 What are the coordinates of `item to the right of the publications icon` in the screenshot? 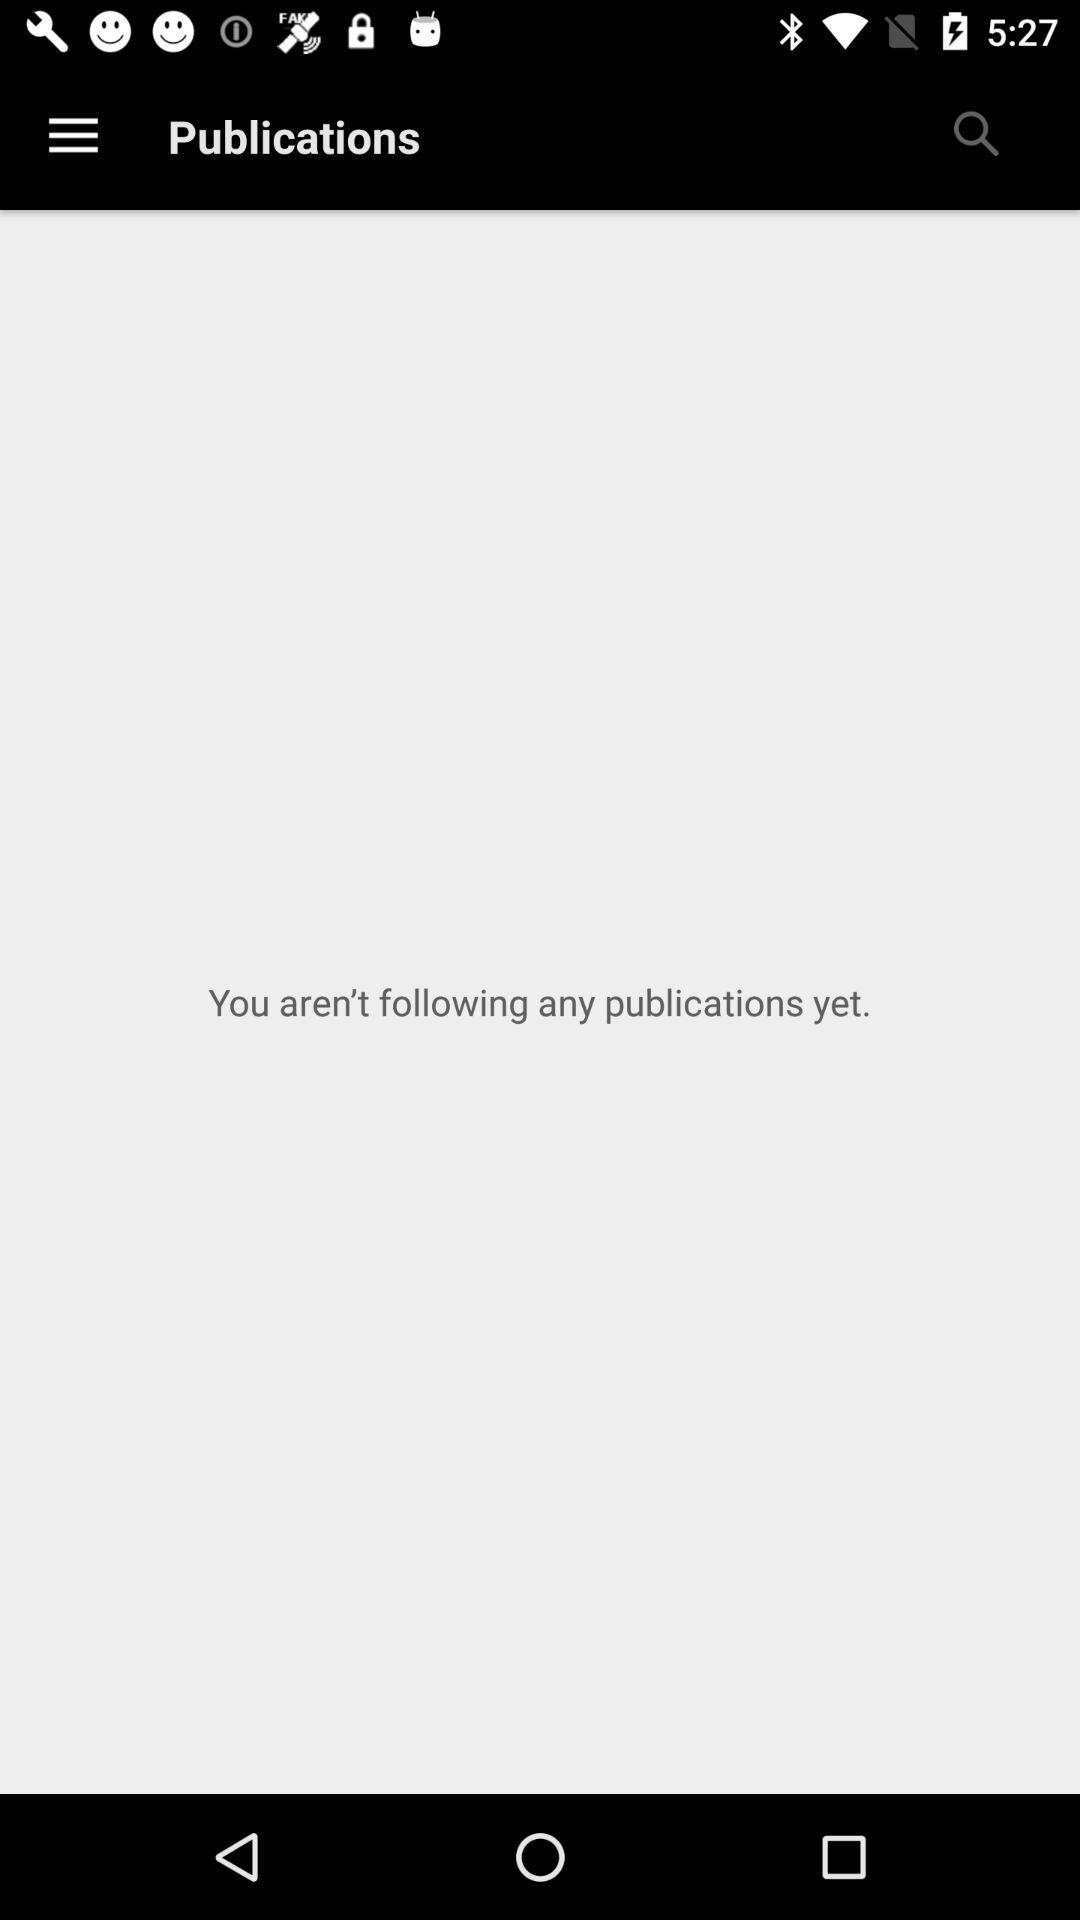 It's located at (974, 135).